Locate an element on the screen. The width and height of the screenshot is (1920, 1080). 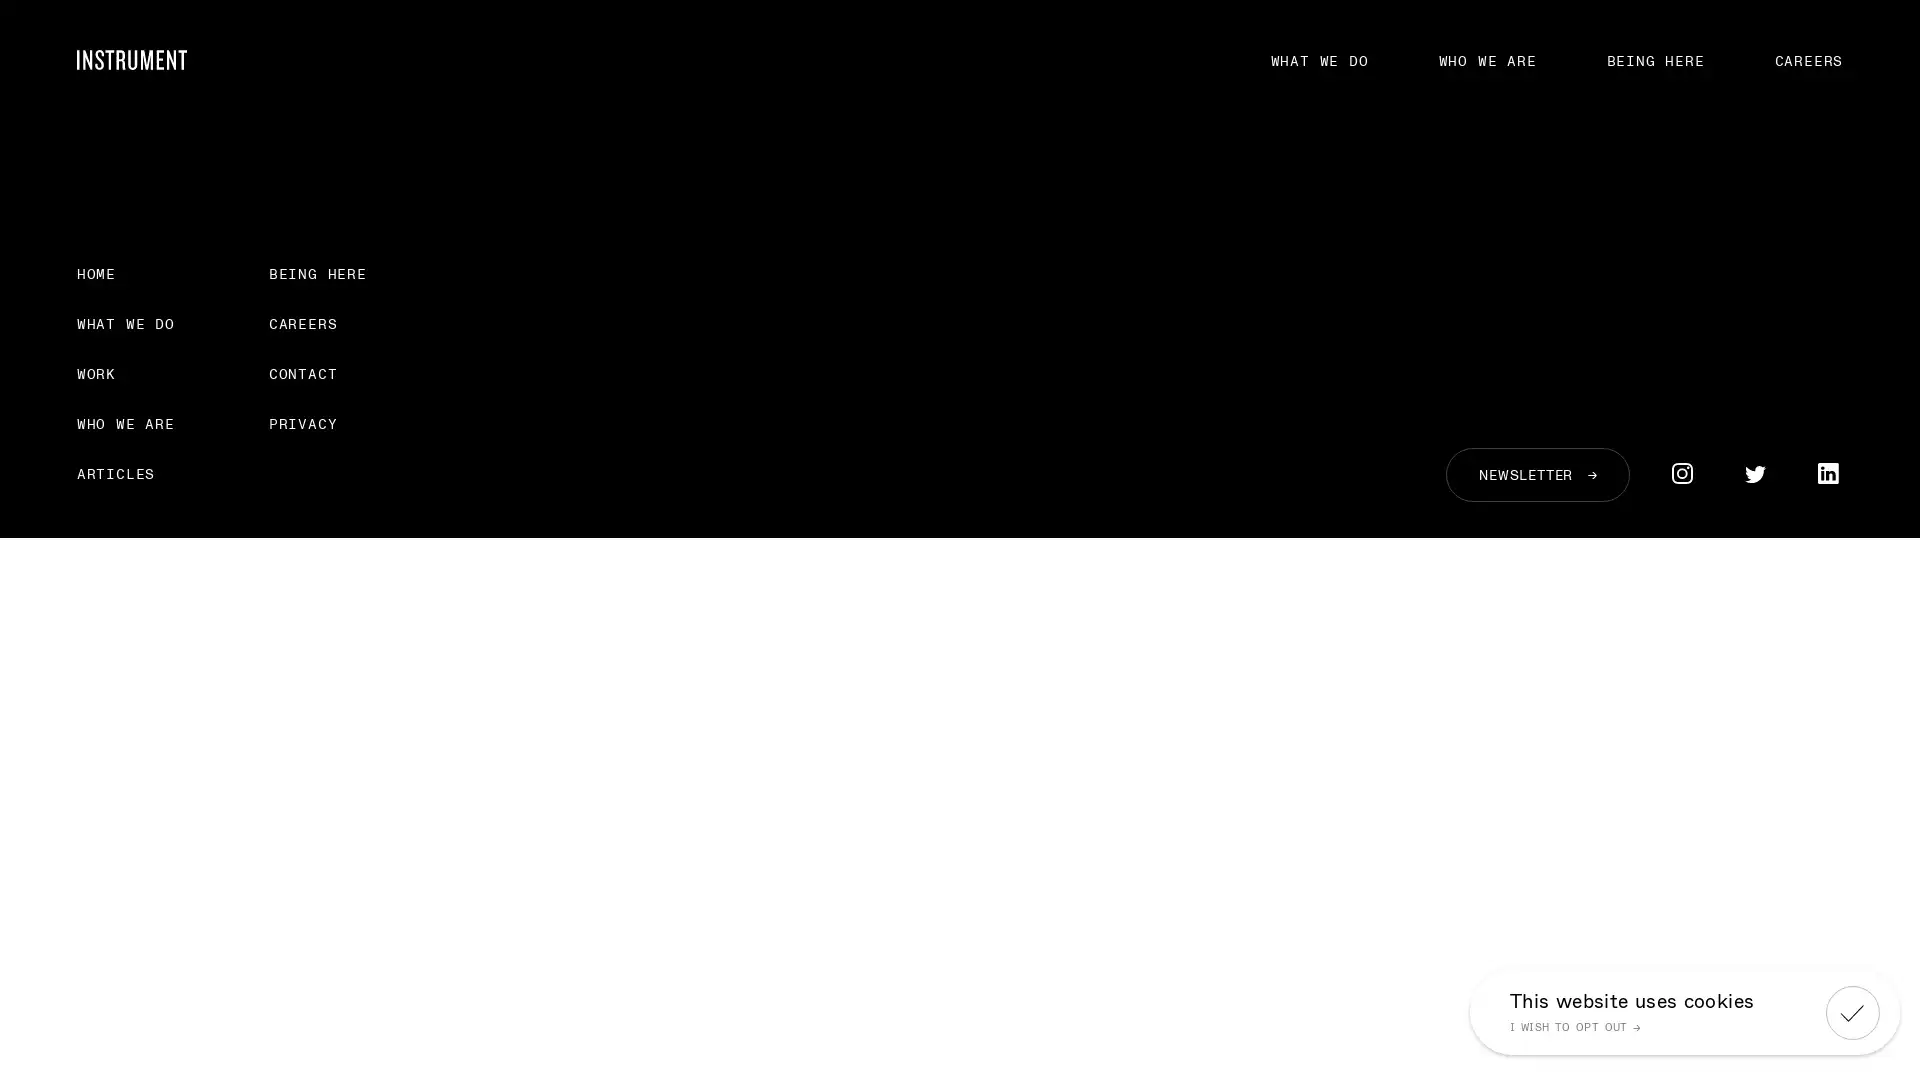
NEWSLETTER is located at coordinates (1536, 474).